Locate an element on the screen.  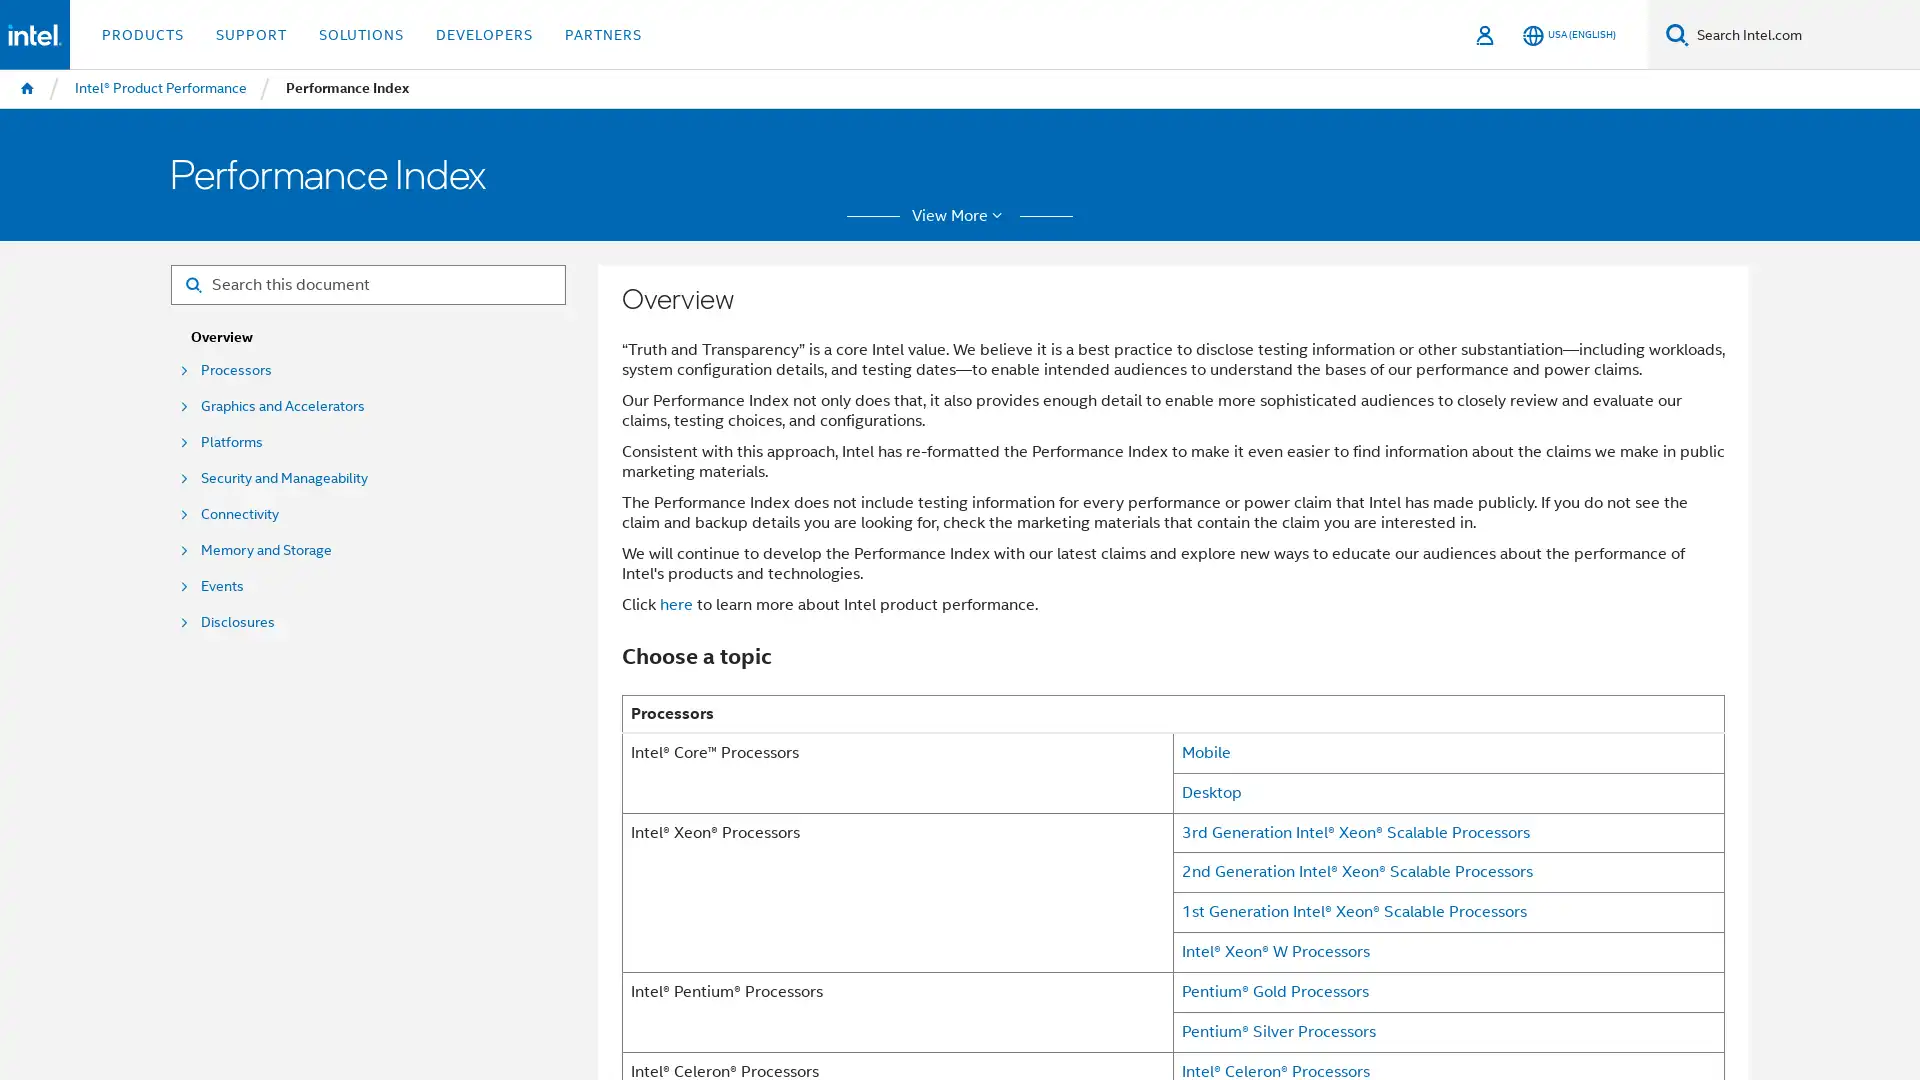
View More is located at coordinates (958, 215).